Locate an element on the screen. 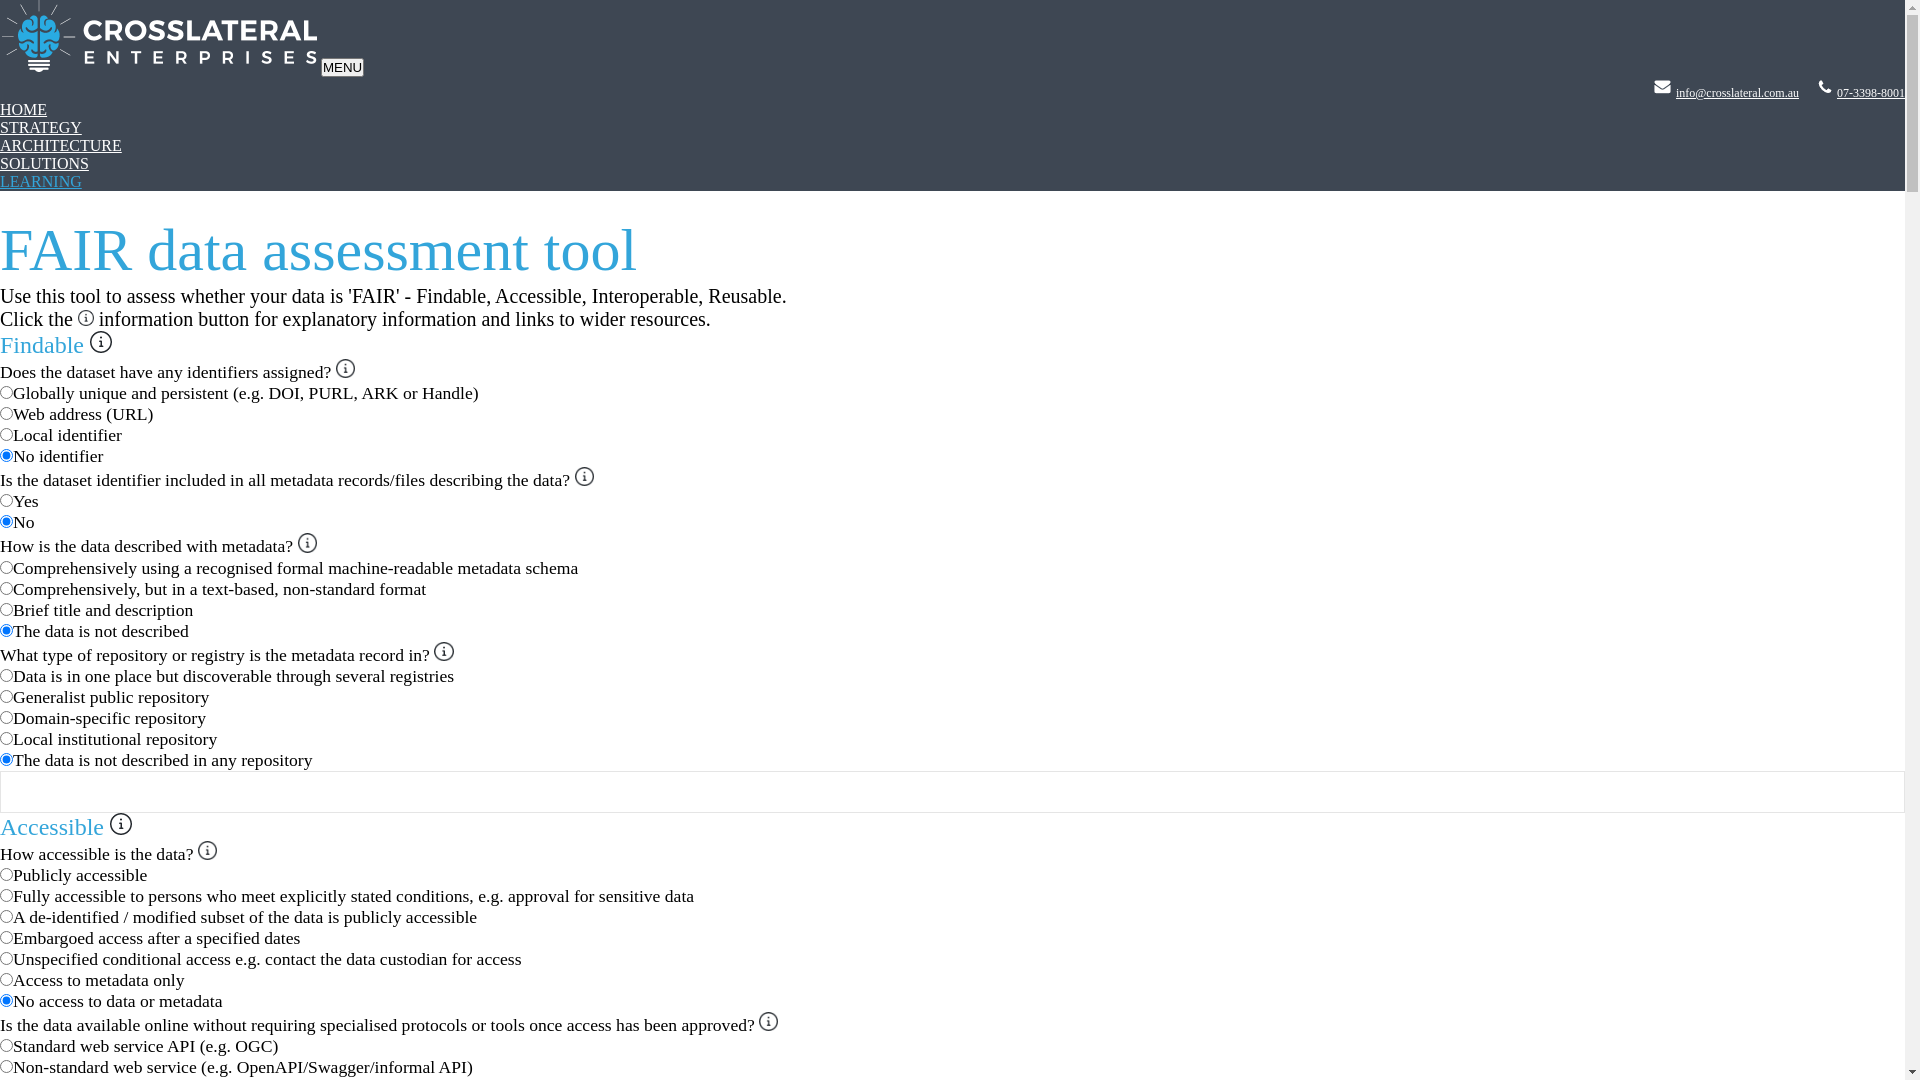  'HOME' is located at coordinates (23, 109).